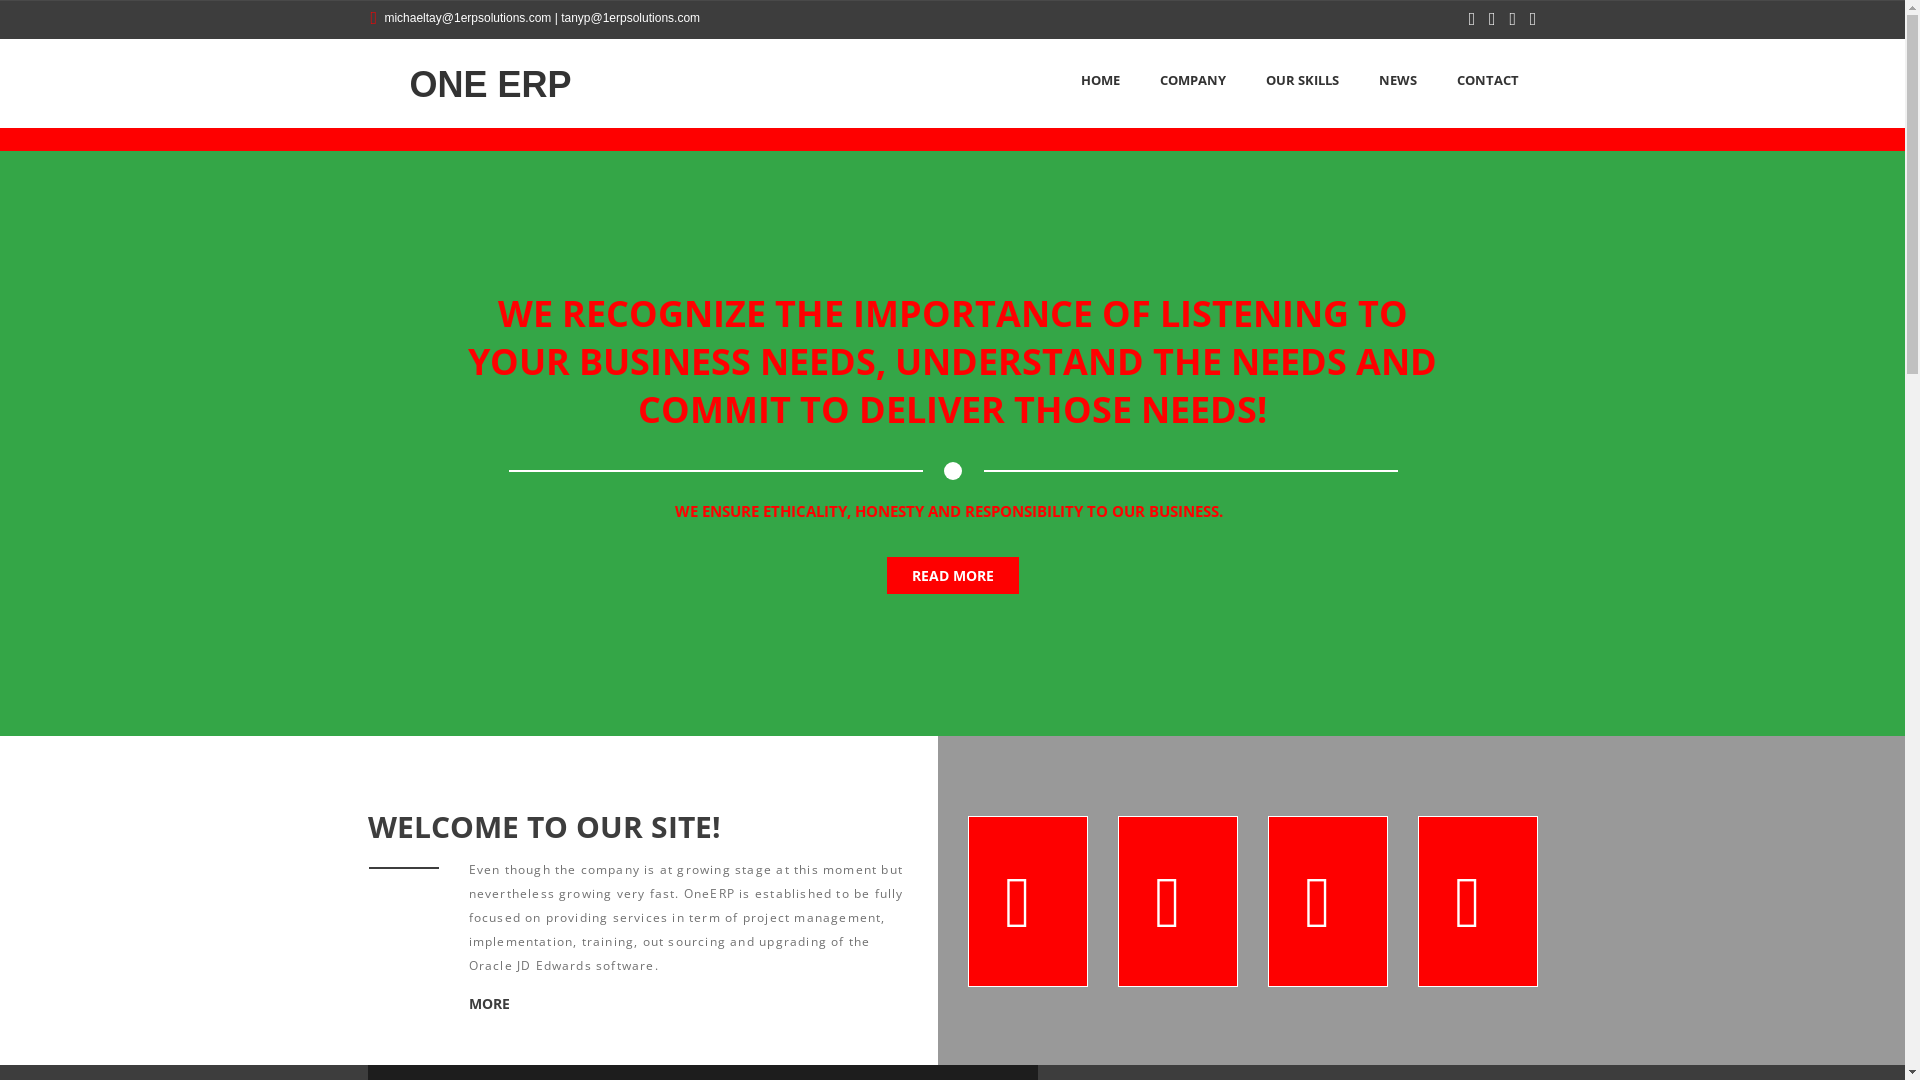 Image resolution: width=1920 pixels, height=1080 pixels. I want to click on 'READ MORE', so click(885, 575).